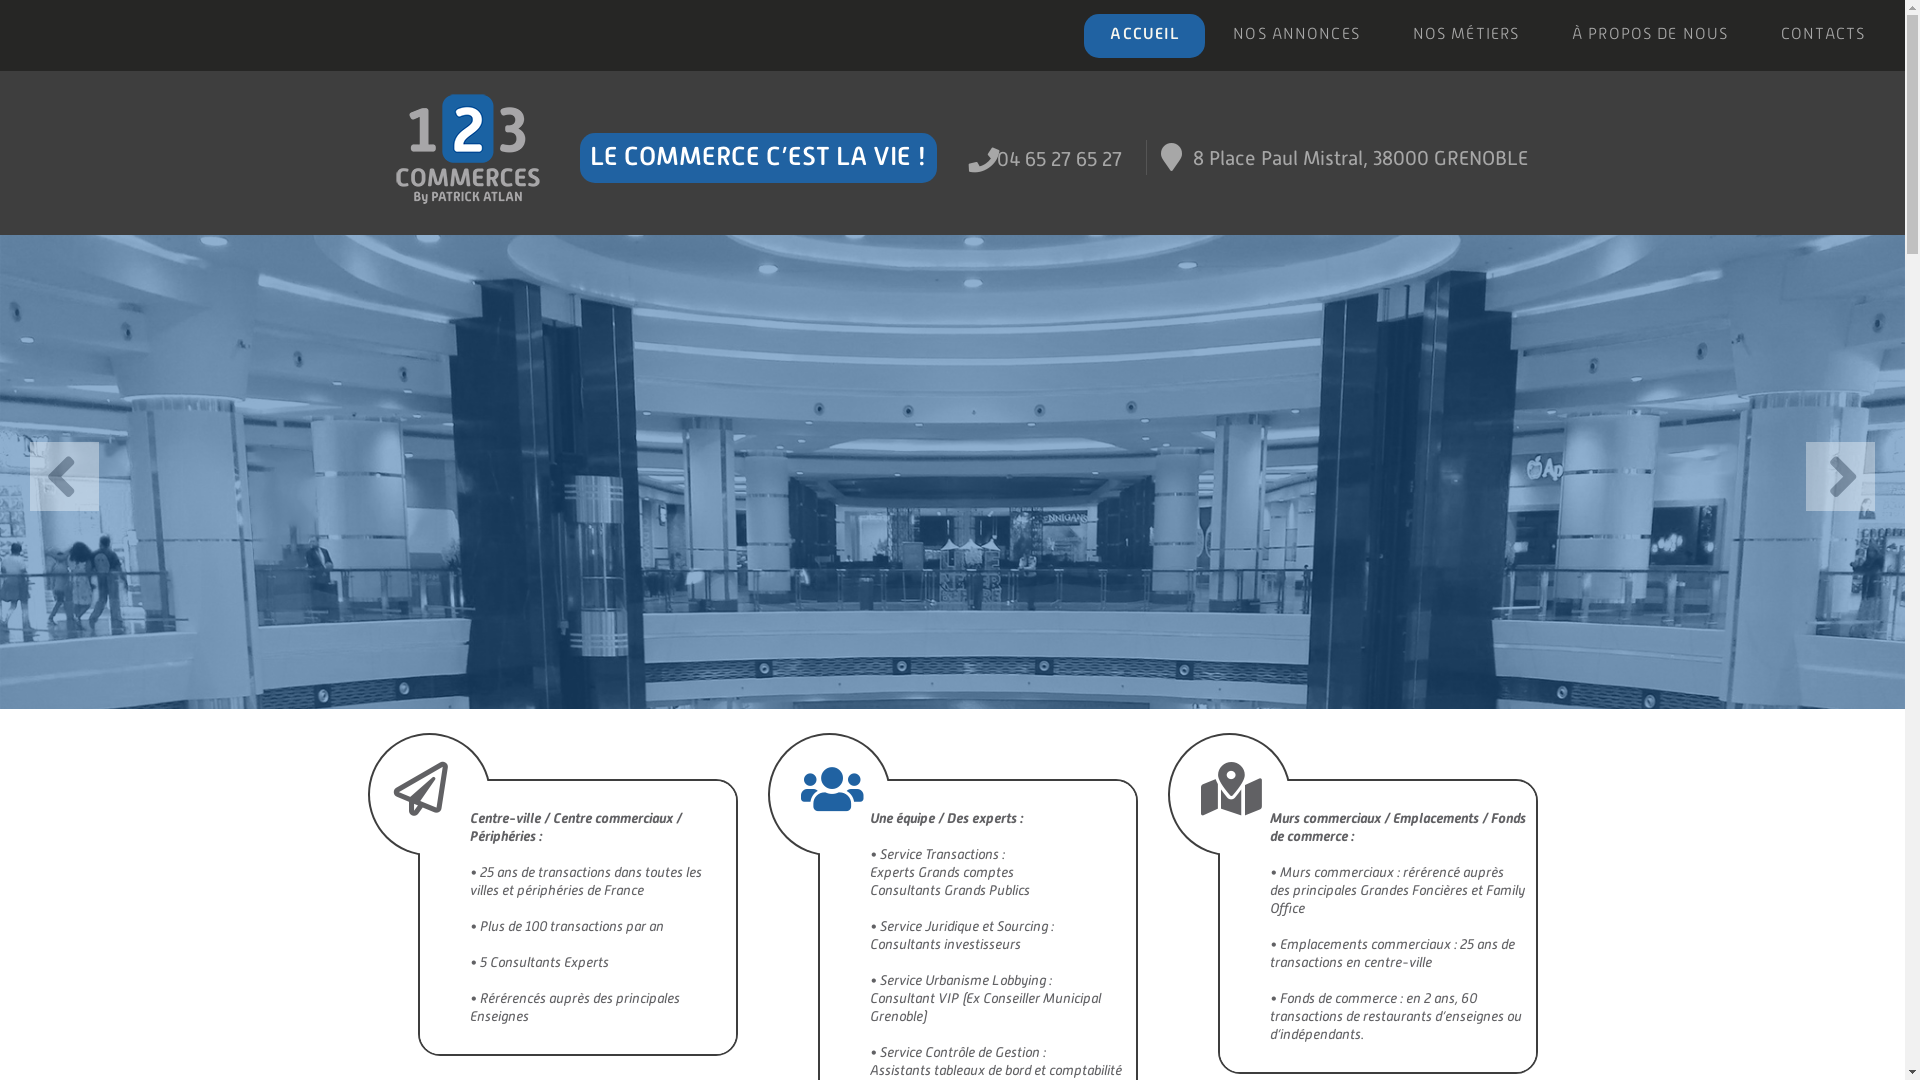  I want to click on 'ACCUEIL', so click(1144, 35).